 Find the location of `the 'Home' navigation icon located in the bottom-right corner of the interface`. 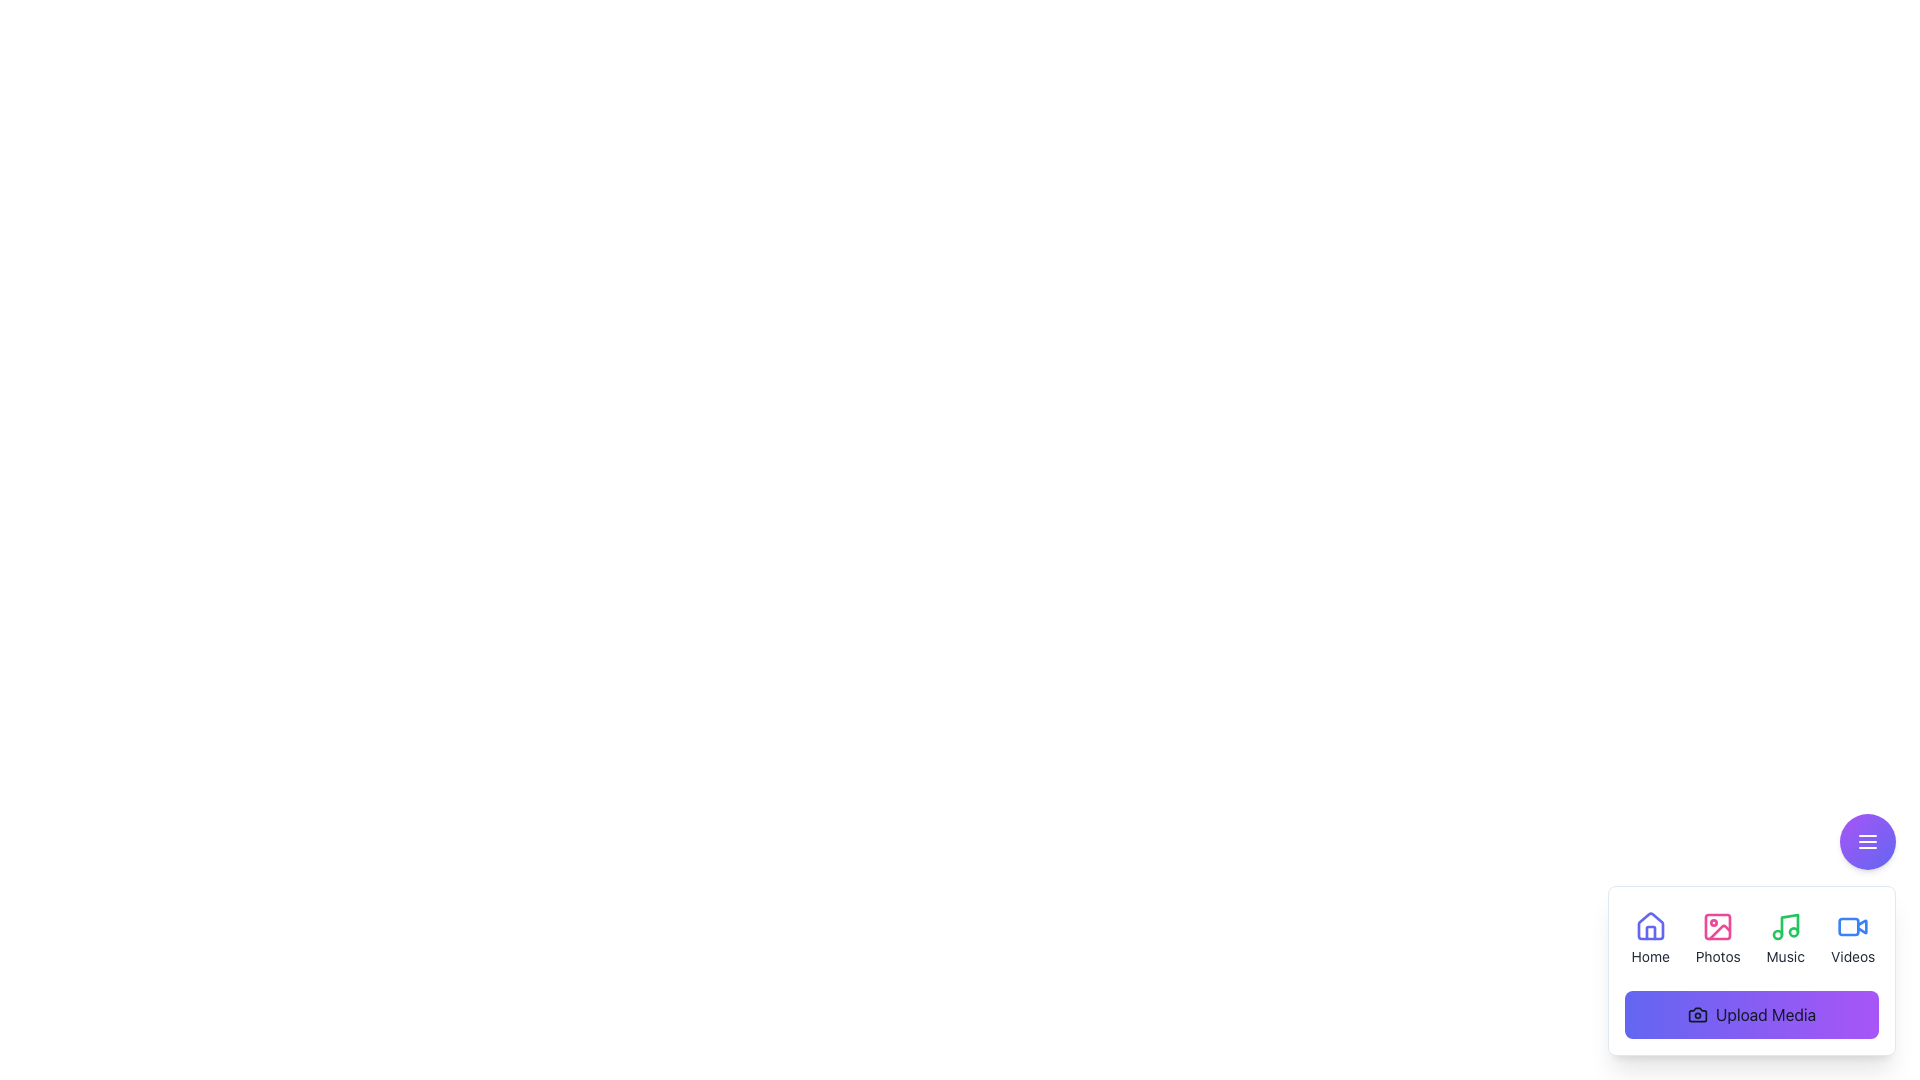

the 'Home' navigation icon located in the bottom-right corner of the interface is located at coordinates (1650, 926).